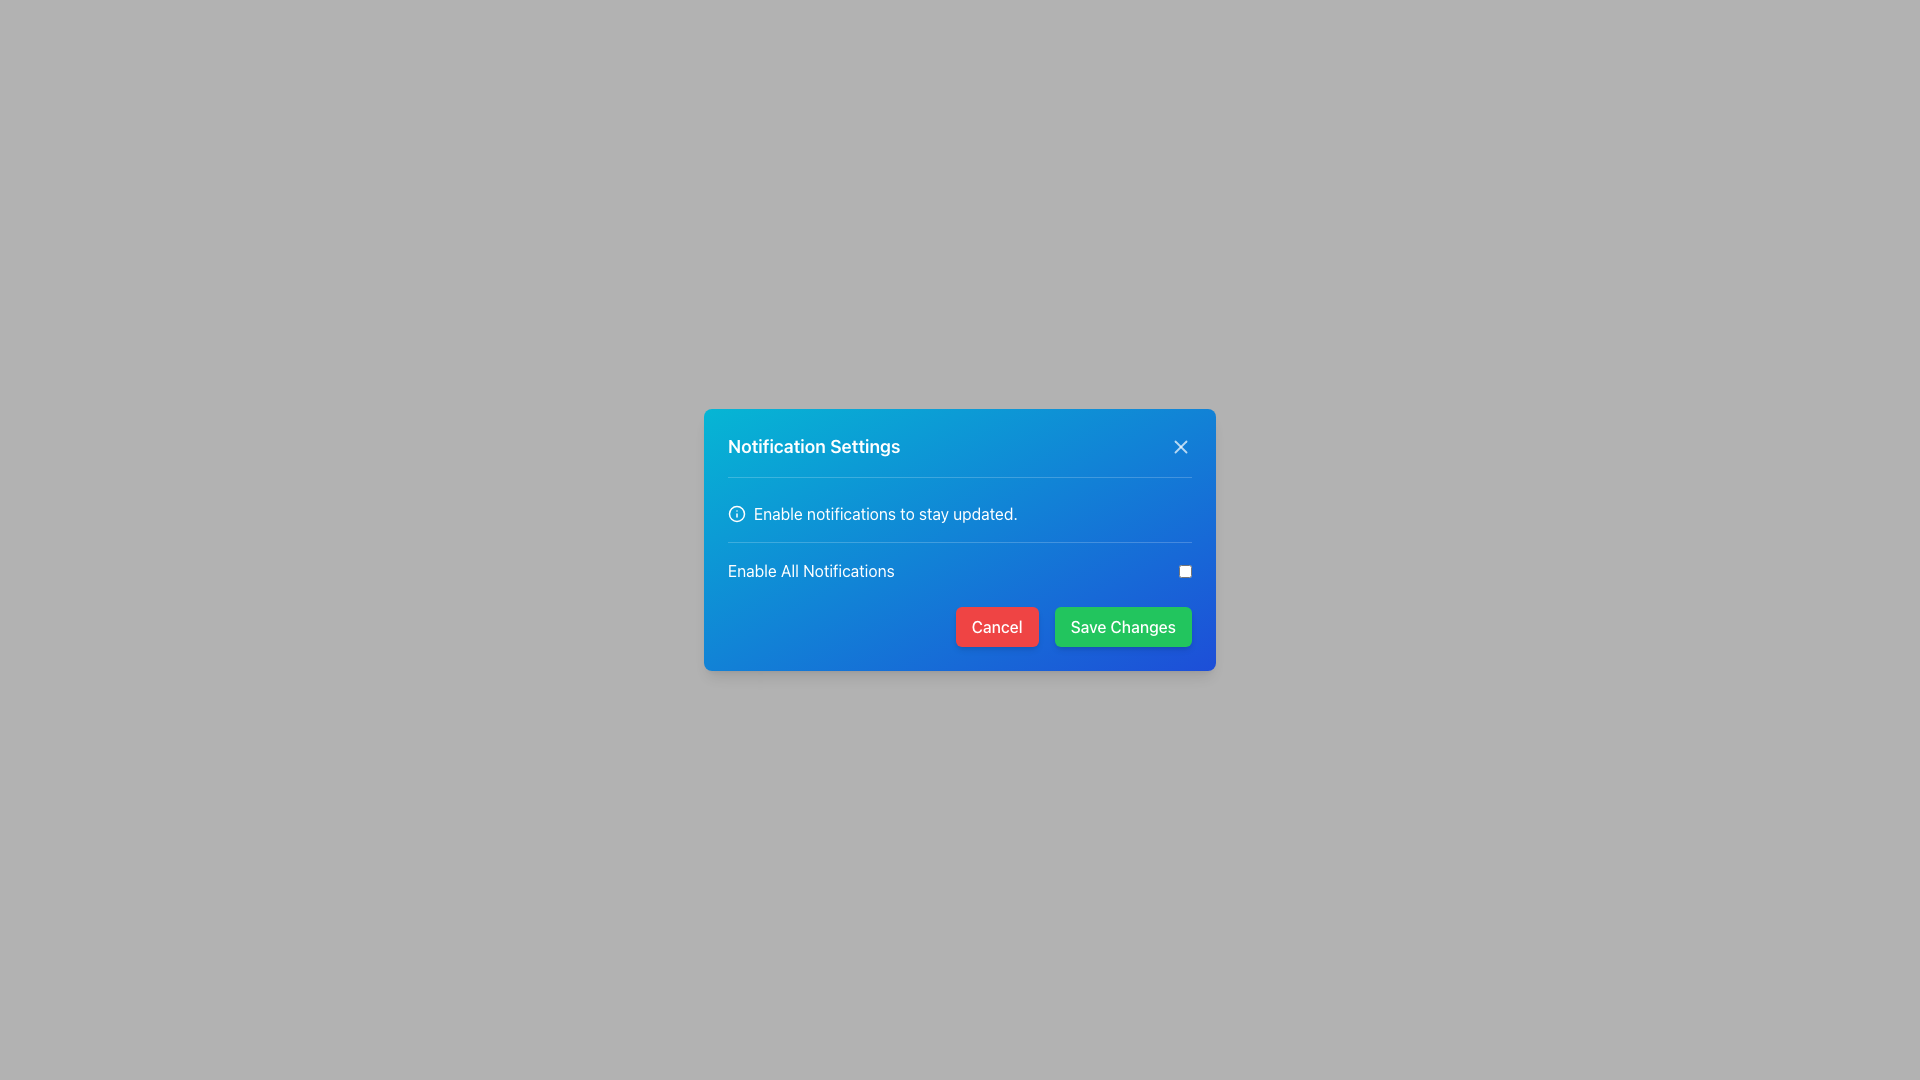  I want to click on the interactive 'X' icon button located in the 'Notification Settings' header section, so click(1180, 446).